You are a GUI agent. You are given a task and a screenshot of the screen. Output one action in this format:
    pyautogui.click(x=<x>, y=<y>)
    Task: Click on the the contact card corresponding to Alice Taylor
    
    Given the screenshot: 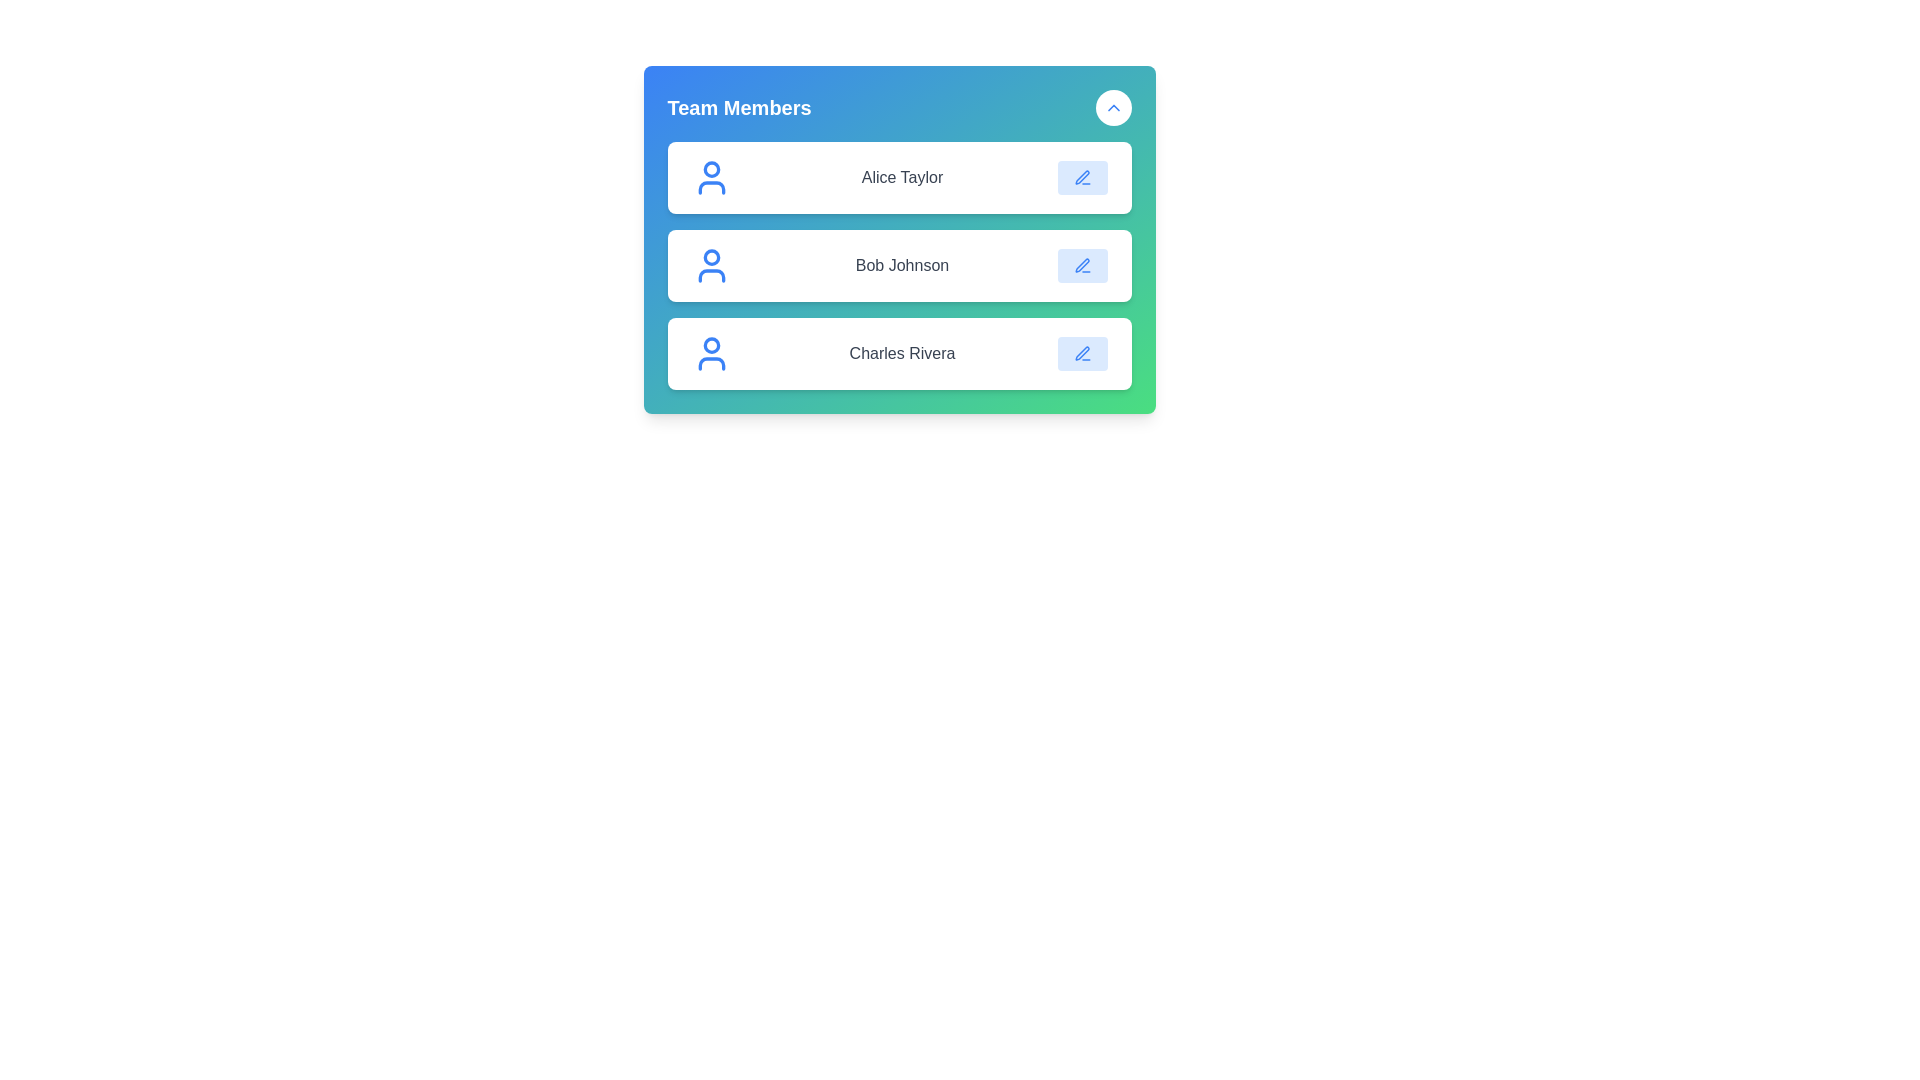 What is the action you would take?
    pyautogui.click(x=898, y=176)
    